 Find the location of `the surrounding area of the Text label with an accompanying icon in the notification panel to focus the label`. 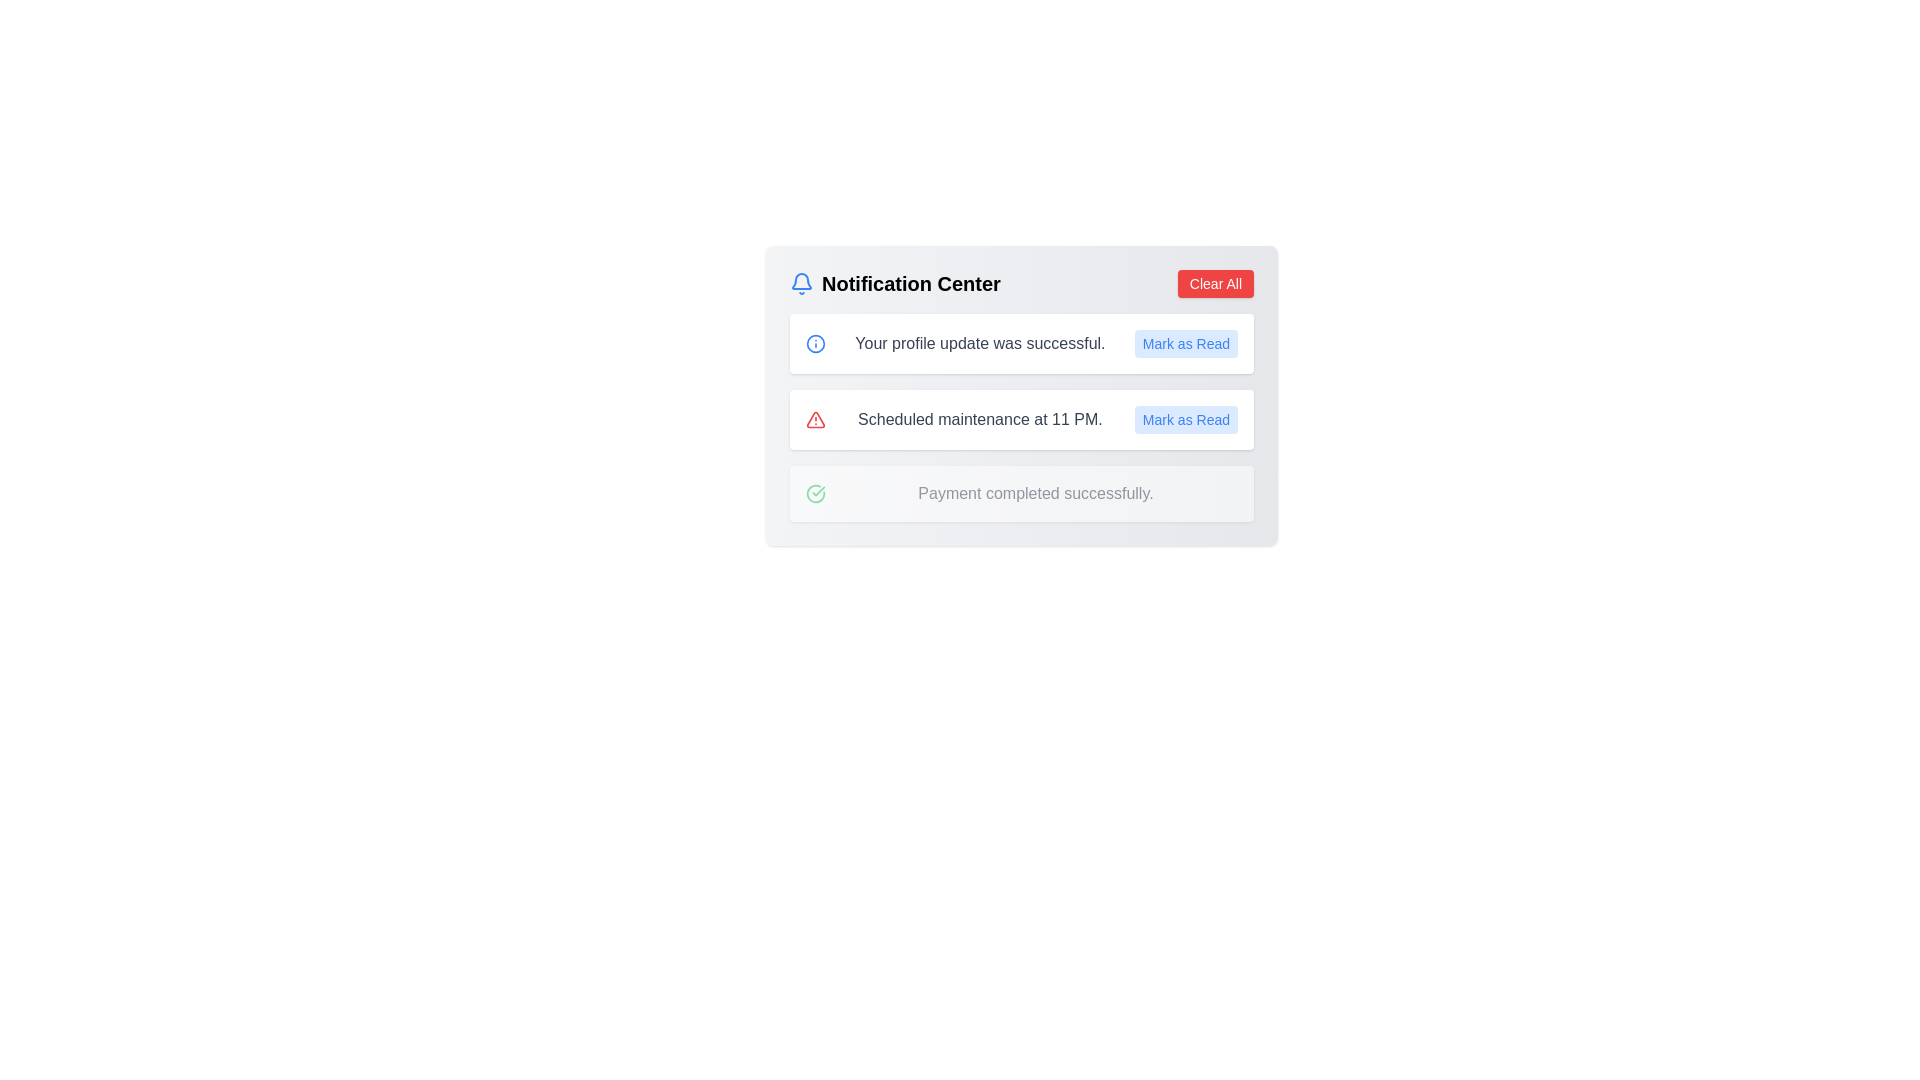

the surrounding area of the Text label with an accompanying icon in the notification panel to focus the label is located at coordinates (893, 284).